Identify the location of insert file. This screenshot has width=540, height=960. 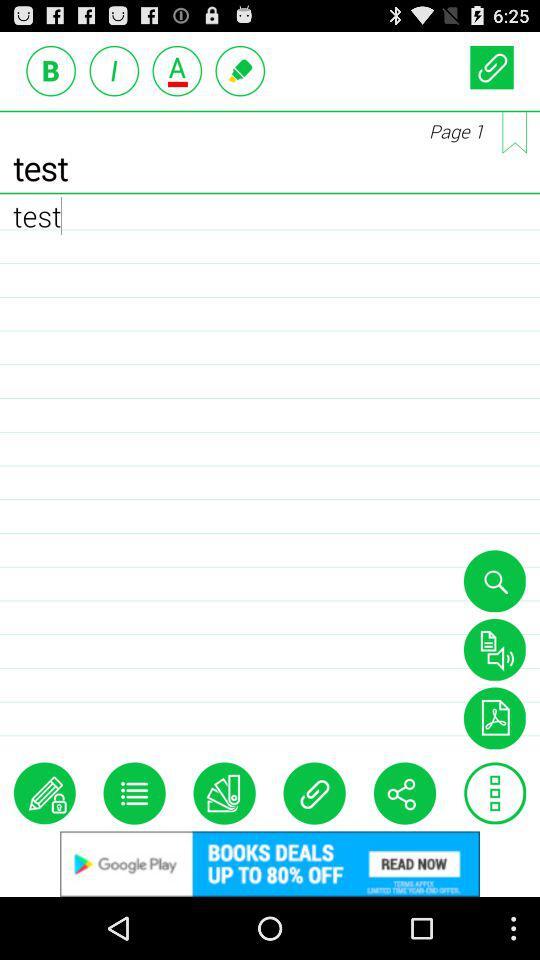
(314, 793).